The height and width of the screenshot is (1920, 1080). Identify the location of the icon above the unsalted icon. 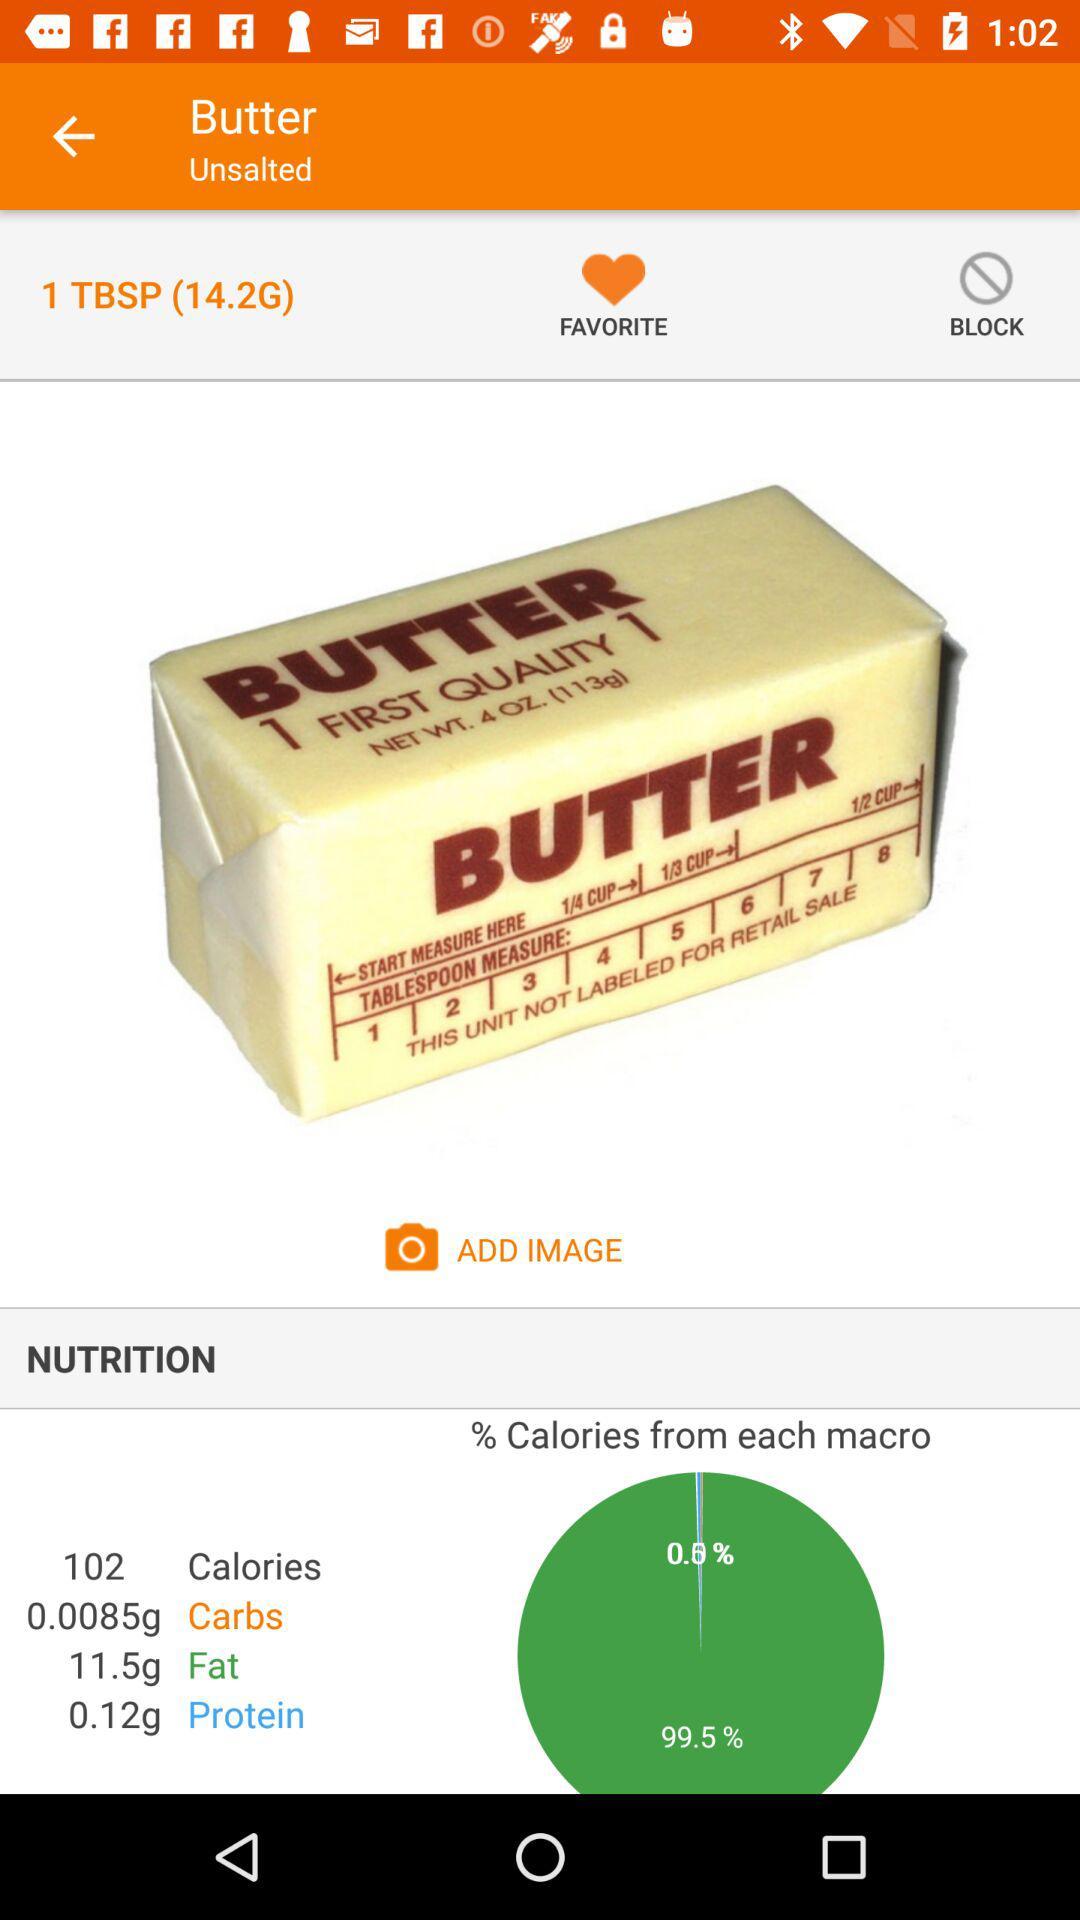
(251, 114).